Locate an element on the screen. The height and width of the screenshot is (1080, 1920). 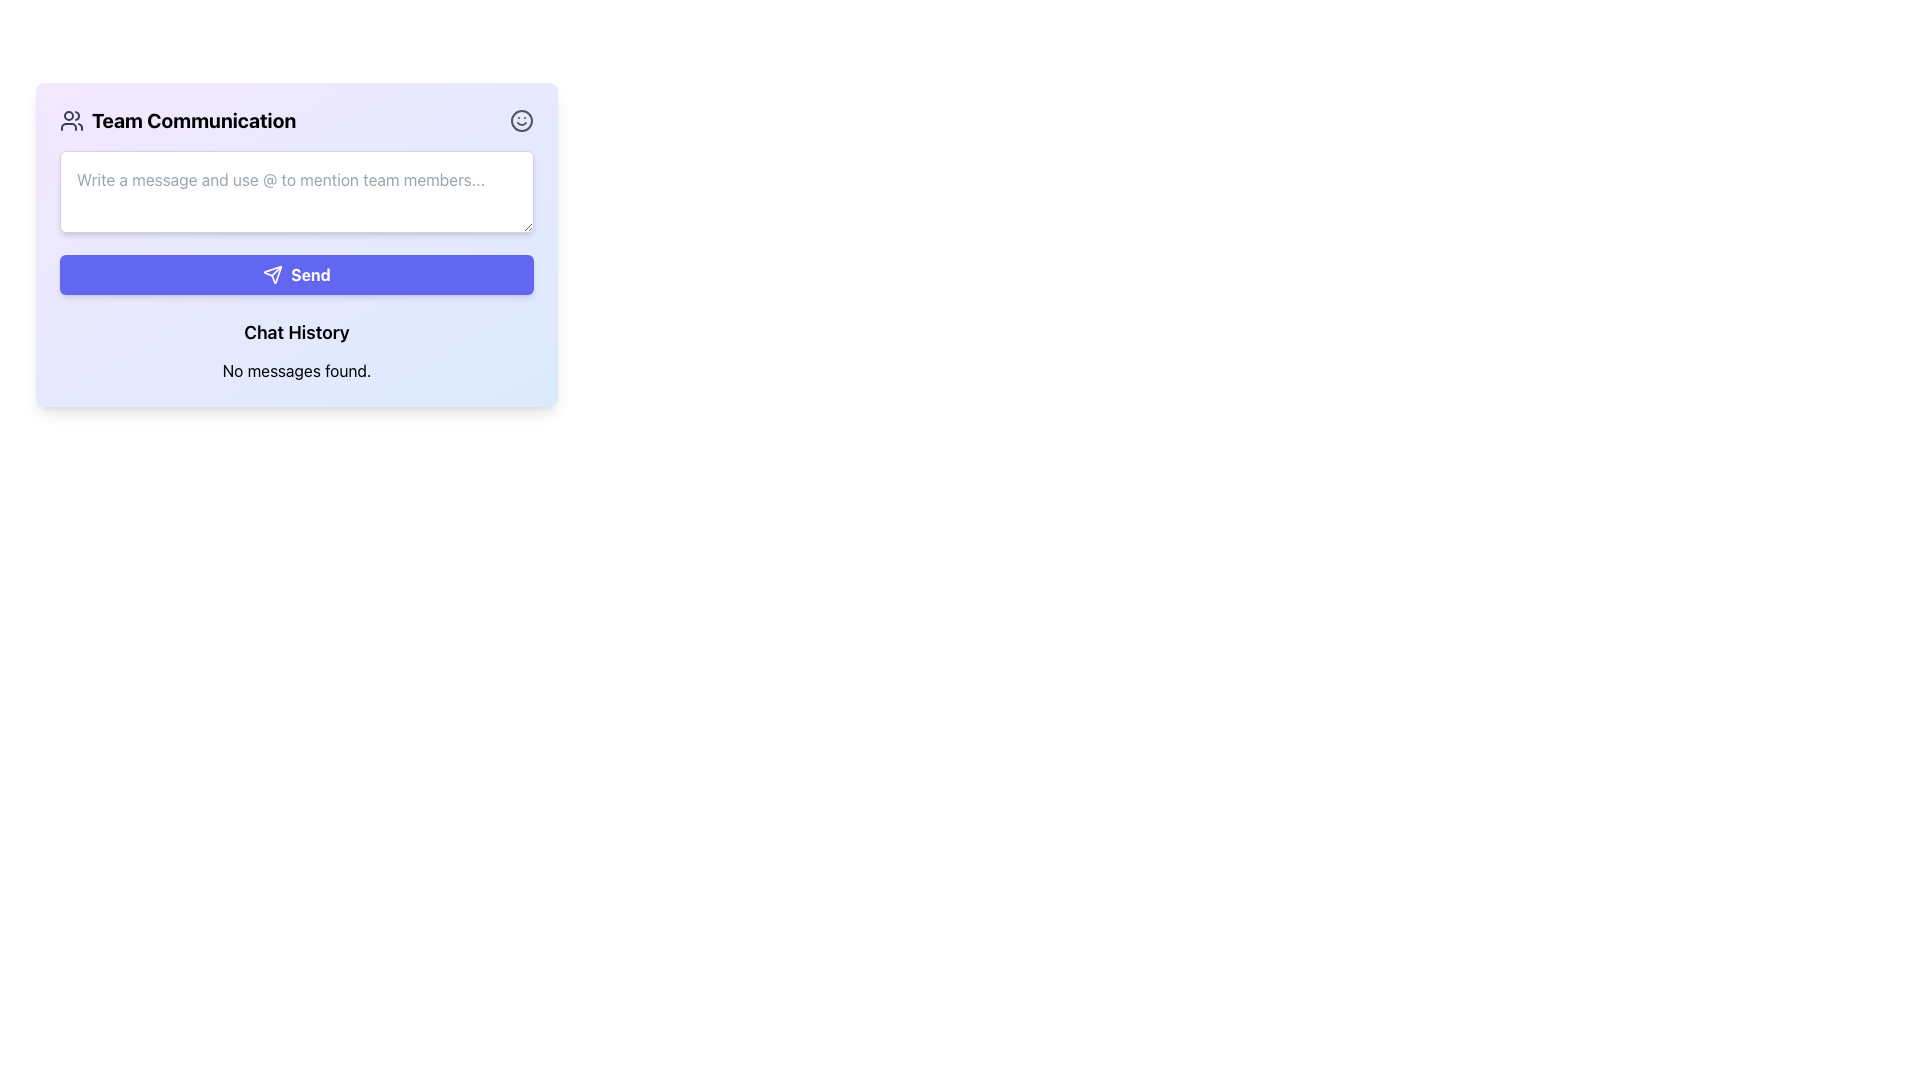
the text input box located below the 'Team Communication' header and above the 'Send' button to focus and start typing is located at coordinates (296, 192).